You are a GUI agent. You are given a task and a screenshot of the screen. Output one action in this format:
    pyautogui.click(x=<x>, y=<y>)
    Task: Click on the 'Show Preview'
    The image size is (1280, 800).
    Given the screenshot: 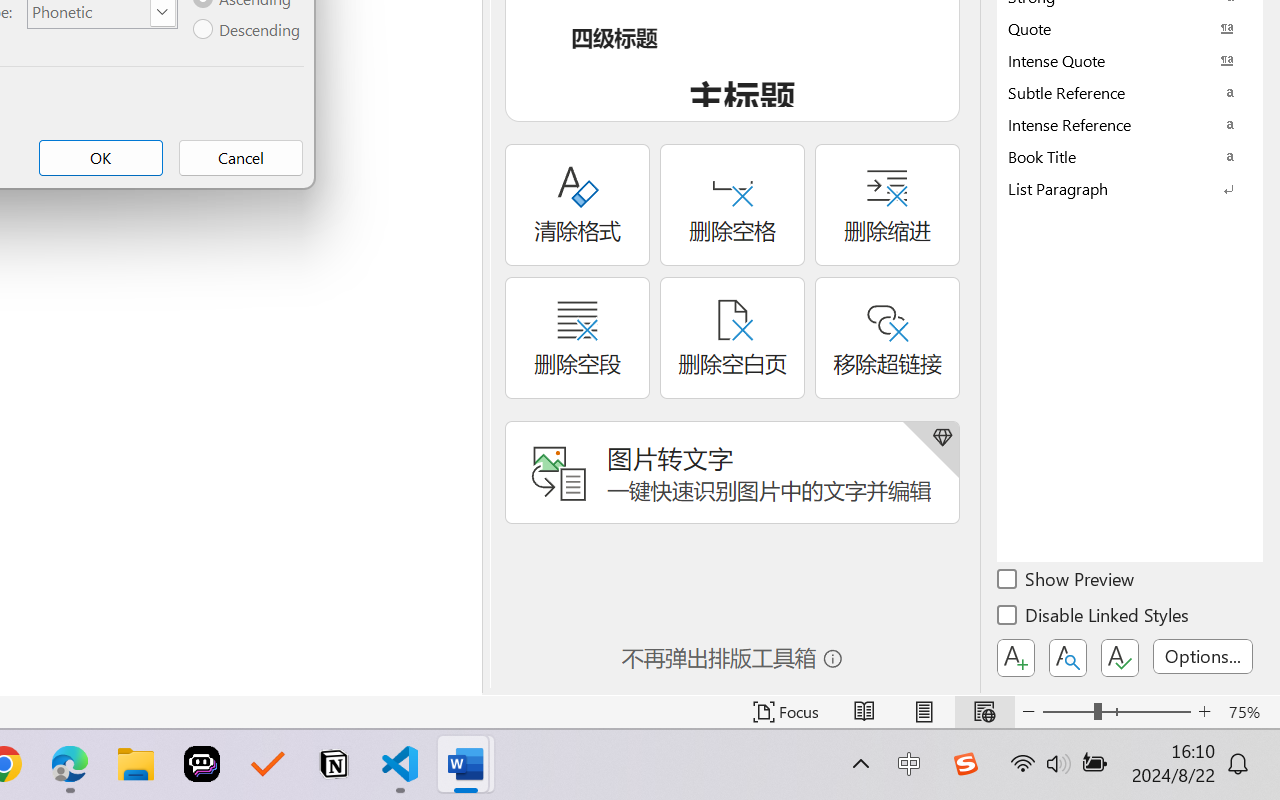 What is the action you would take?
    pyautogui.click(x=1066, y=581)
    